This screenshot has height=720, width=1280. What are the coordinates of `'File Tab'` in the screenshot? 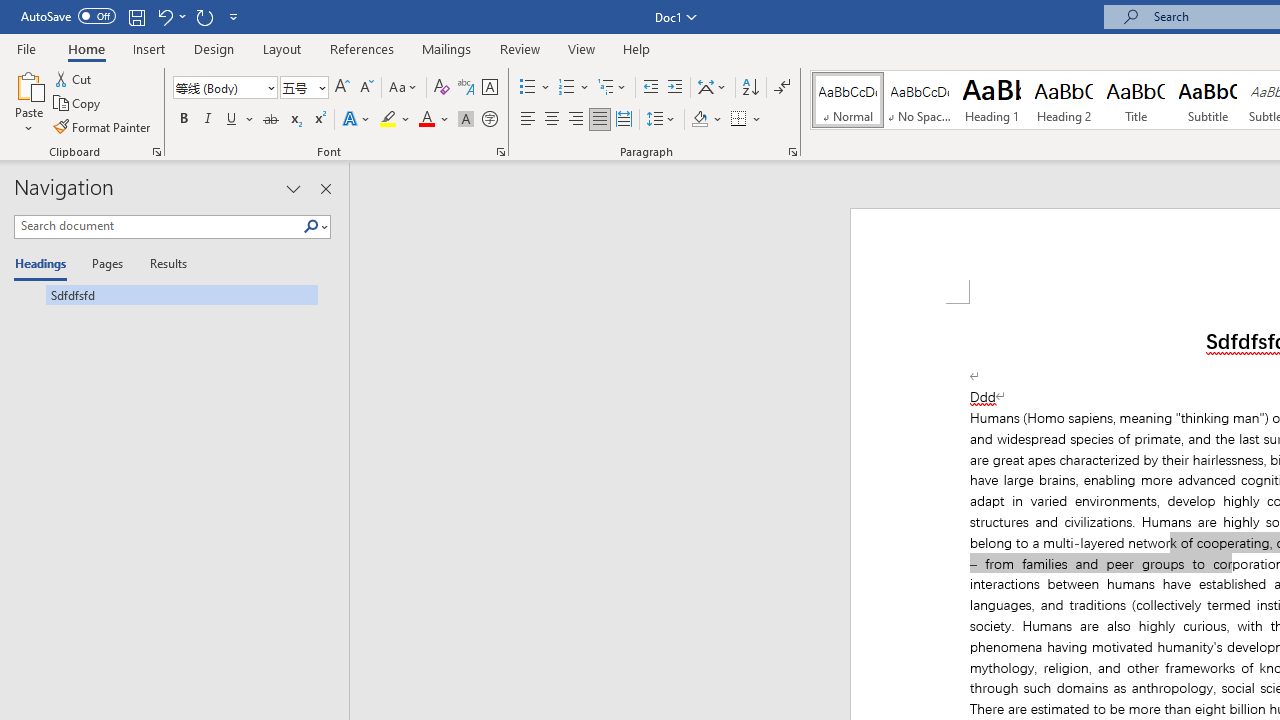 It's located at (26, 47).